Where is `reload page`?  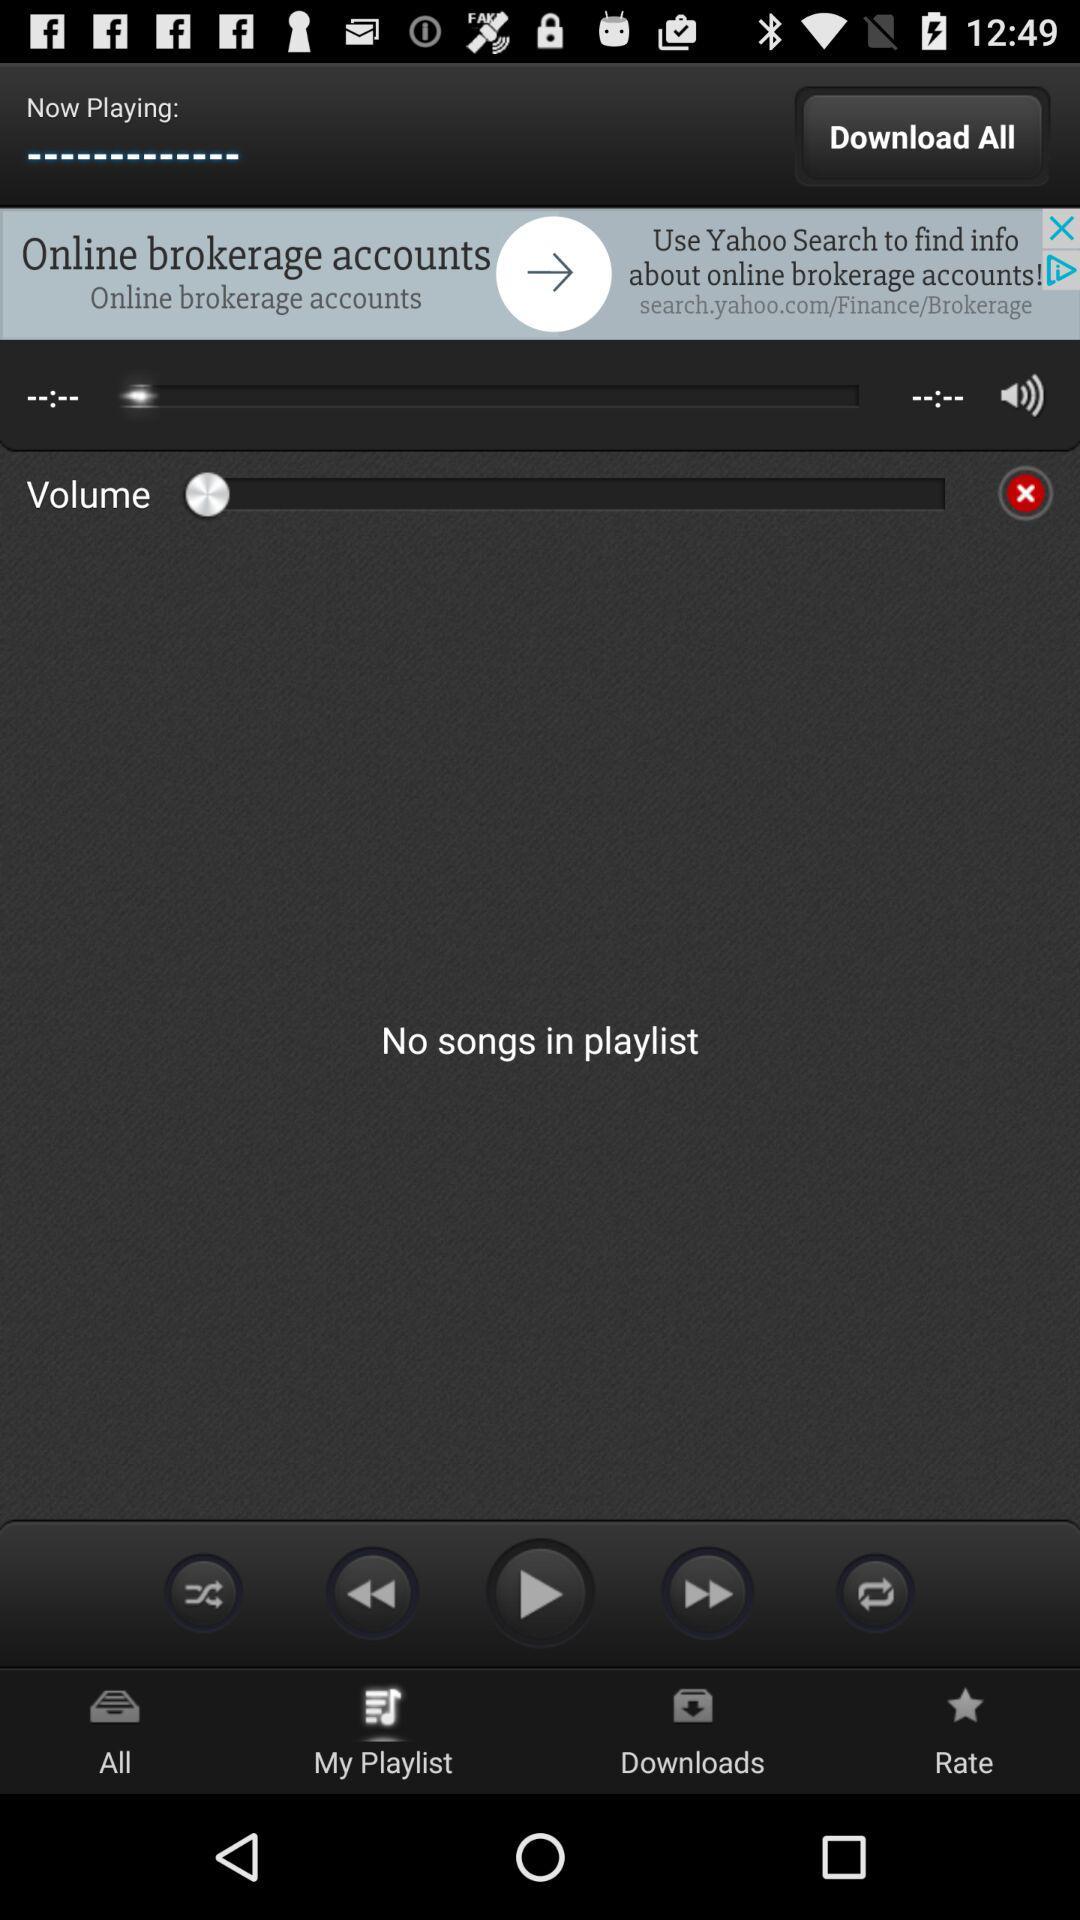
reload page is located at coordinates (874, 1591).